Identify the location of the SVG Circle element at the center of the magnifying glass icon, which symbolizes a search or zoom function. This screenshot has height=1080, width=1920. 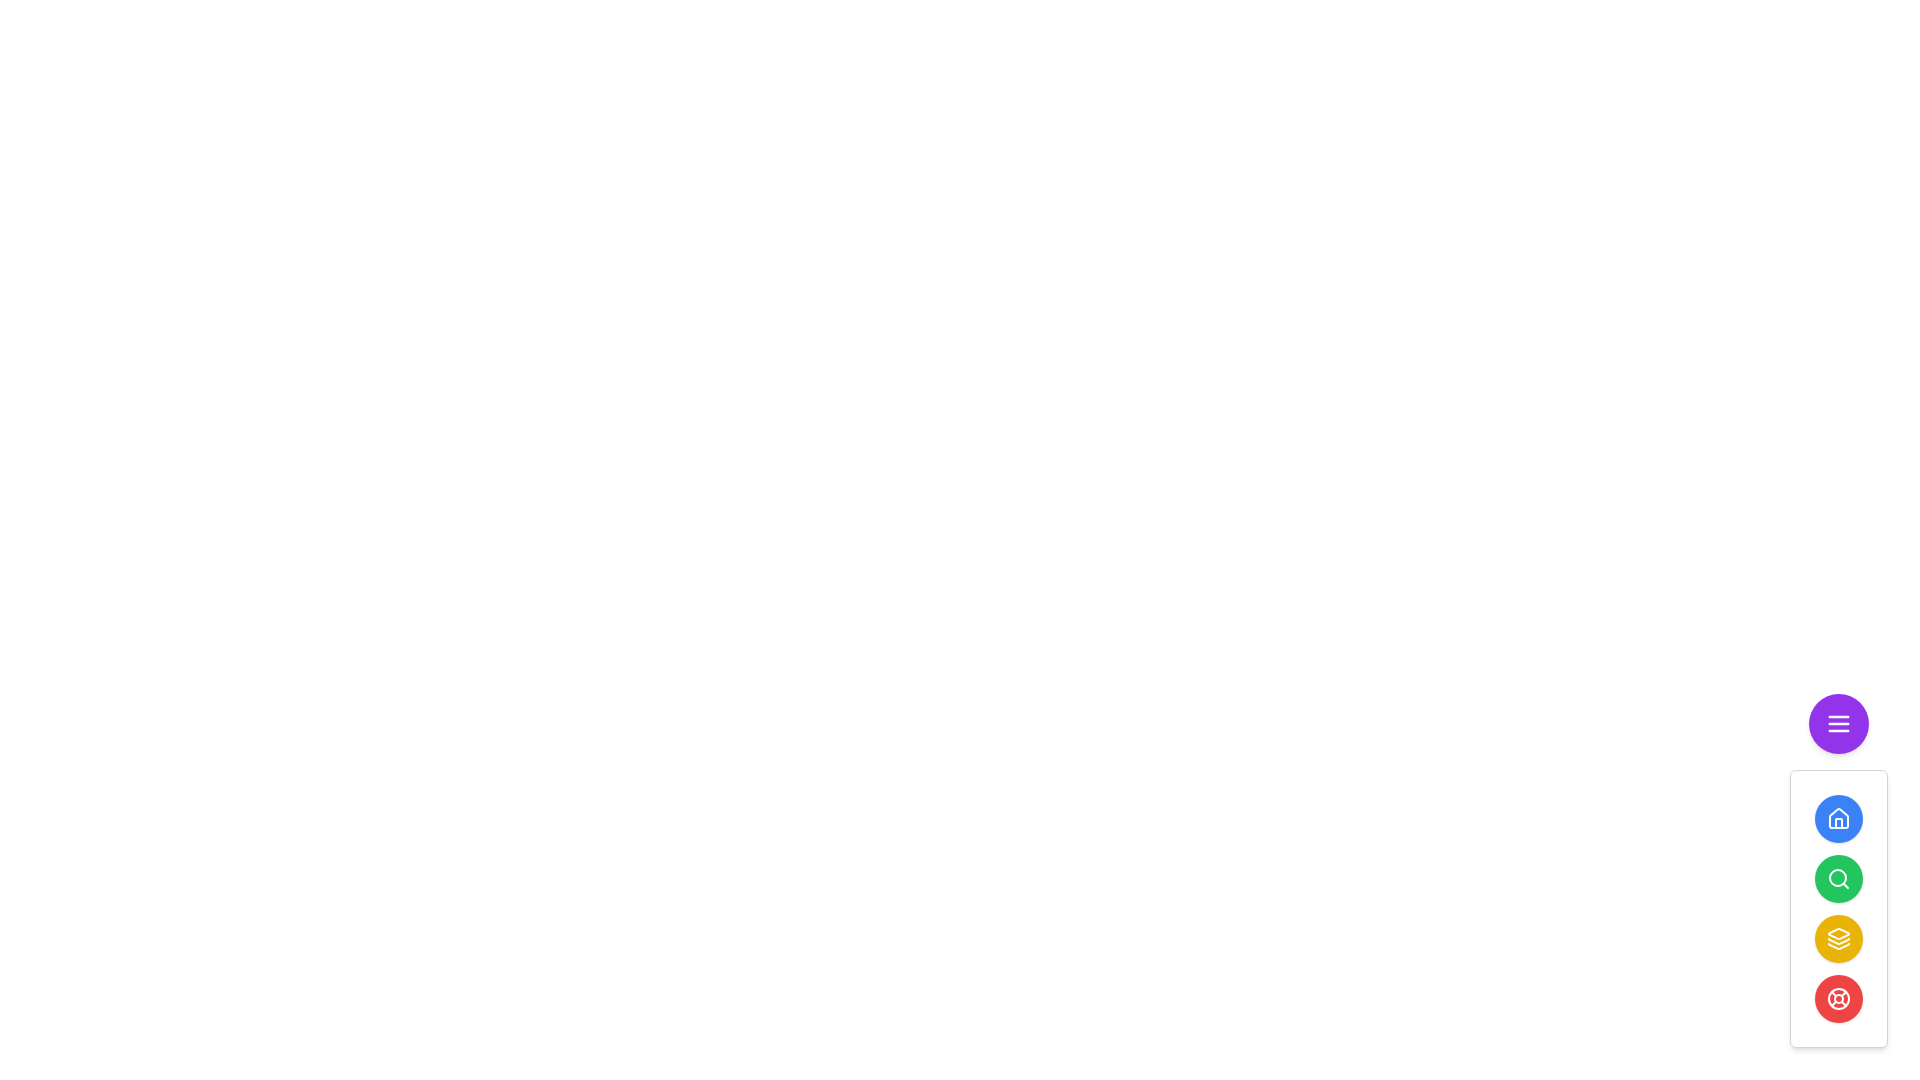
(1838, 877).